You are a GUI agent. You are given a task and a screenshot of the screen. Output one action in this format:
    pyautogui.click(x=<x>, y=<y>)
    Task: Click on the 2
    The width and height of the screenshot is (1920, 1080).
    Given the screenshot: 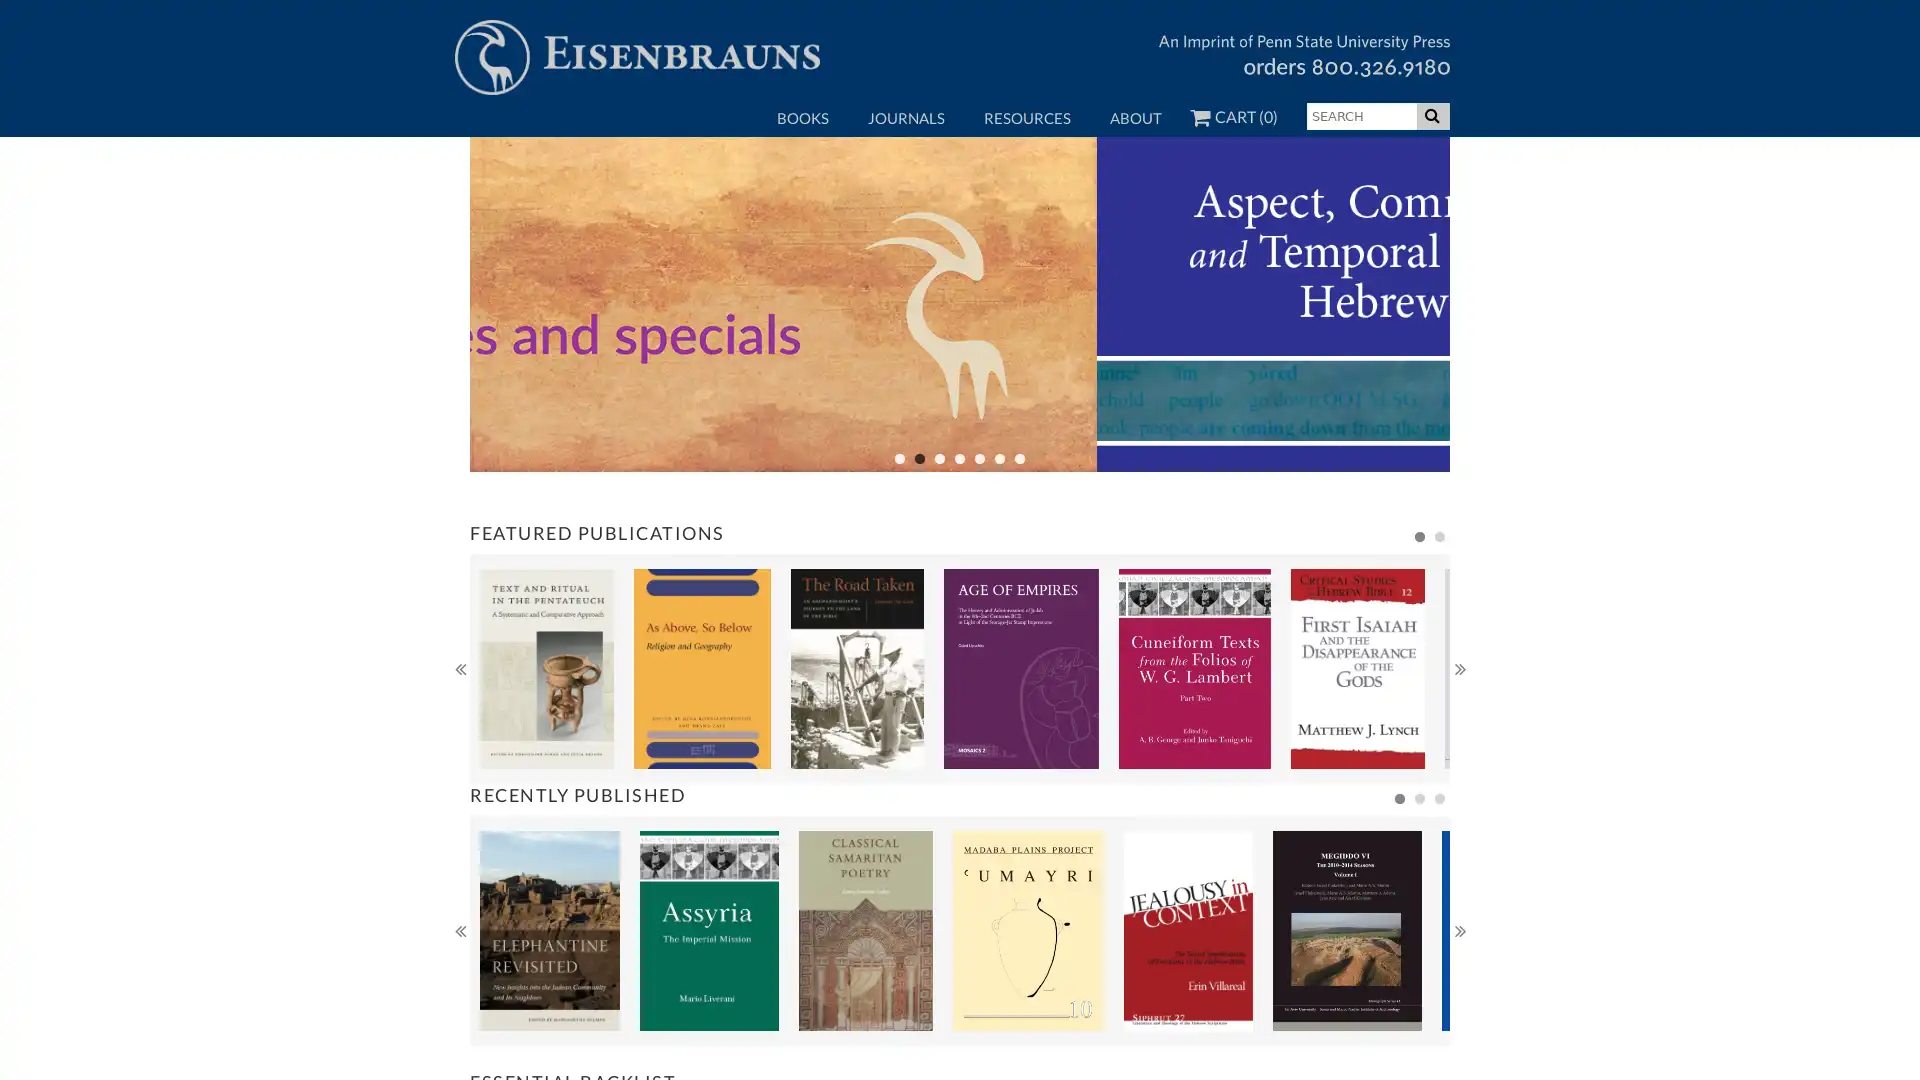 What is the action you would take?
    pyautogui.click(x=919, y=534)
    